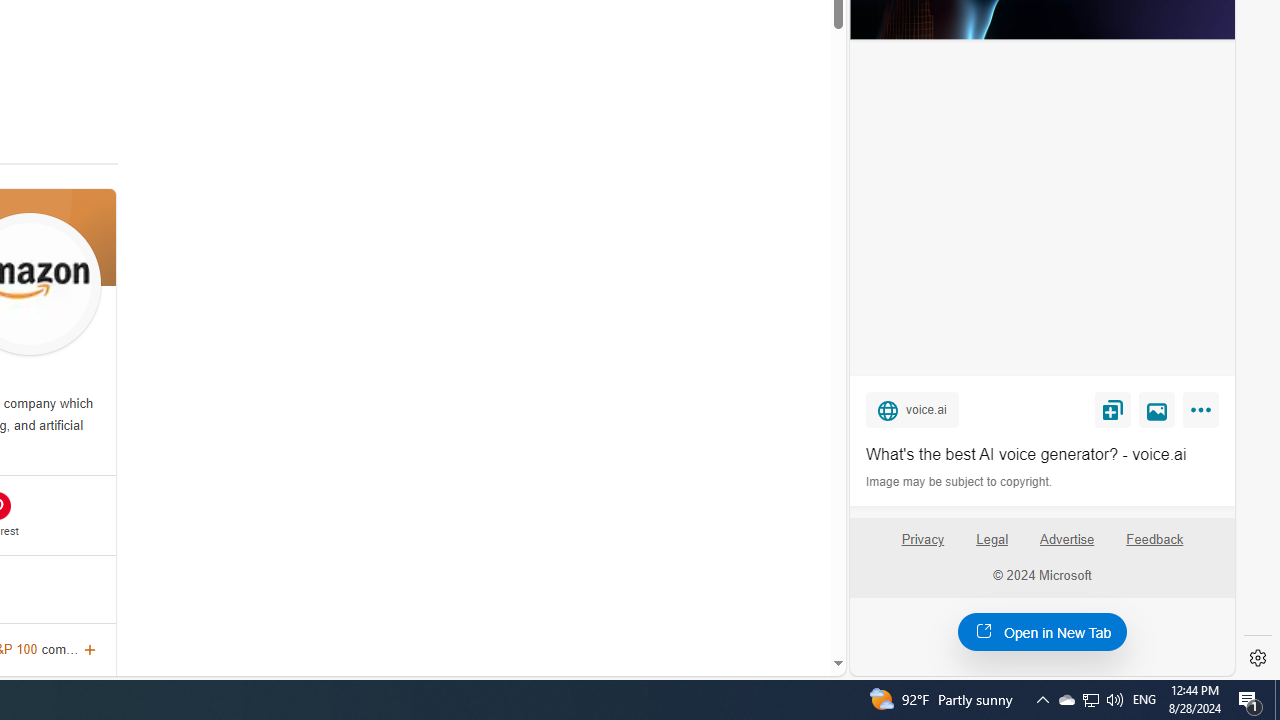 Image resolution: width=1280 pixels, height=720 pixels. I want to click on 'More', so click(1203, 412).